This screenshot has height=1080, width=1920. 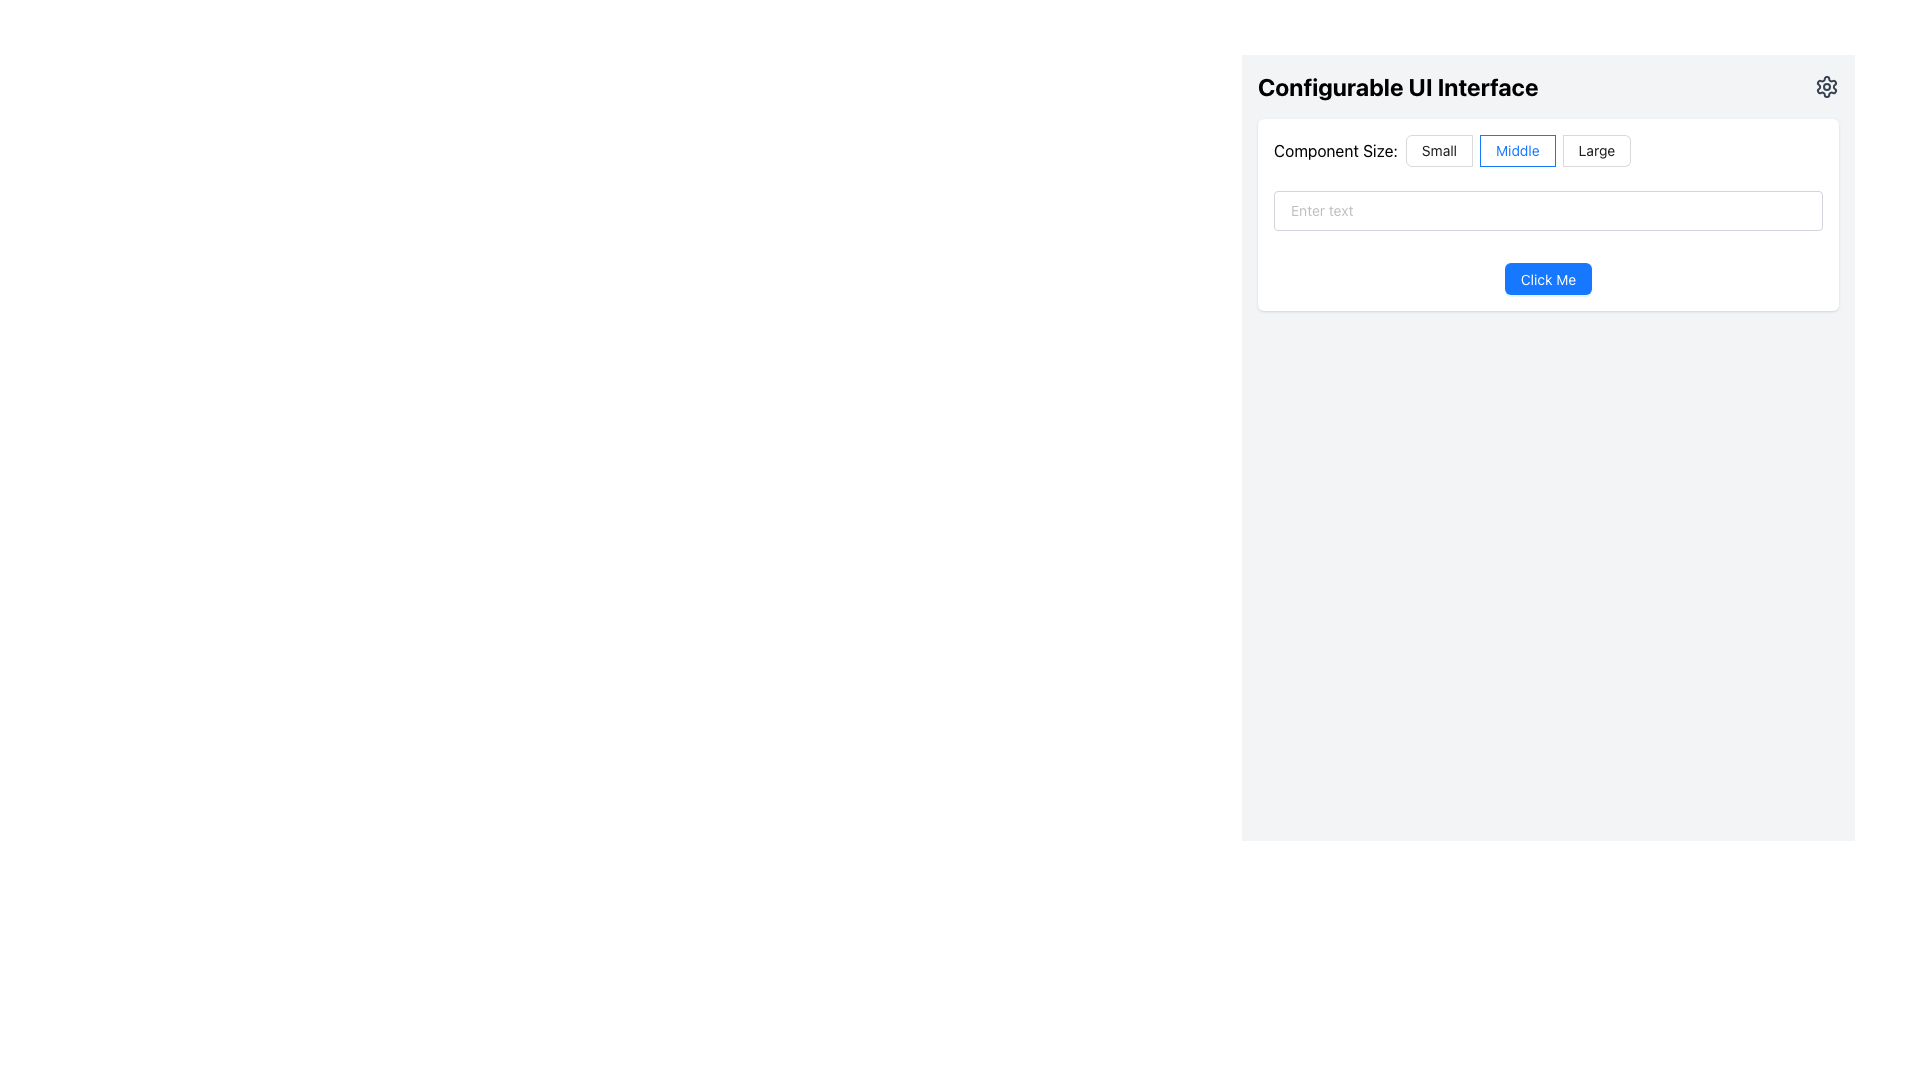 I want to click on the 'Large' radio button label, which is part of a segmented button group for size options, so click(x=1595, y=149).